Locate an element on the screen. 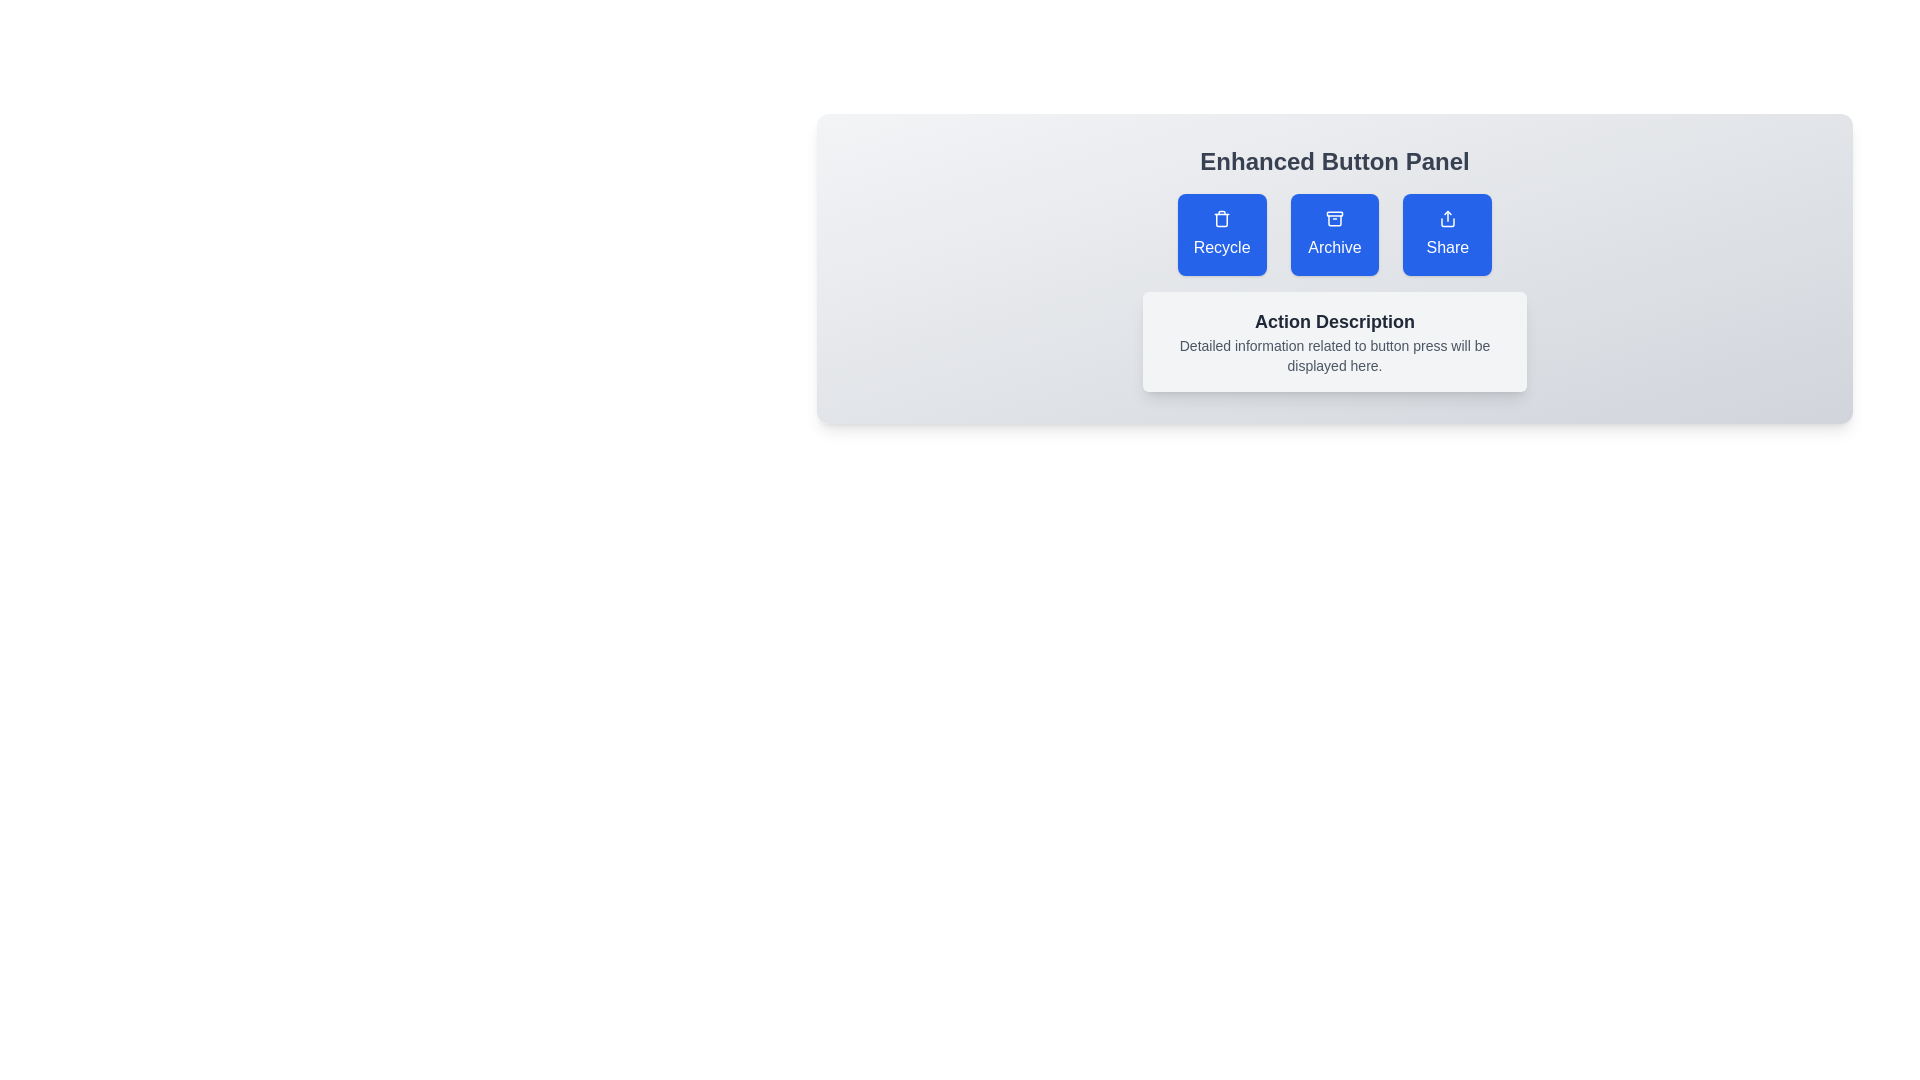  text 'Share' located within the blue button at the center-top of the interface, specifically the third button in a row of three buttons is located at coordinates (1447, 246).